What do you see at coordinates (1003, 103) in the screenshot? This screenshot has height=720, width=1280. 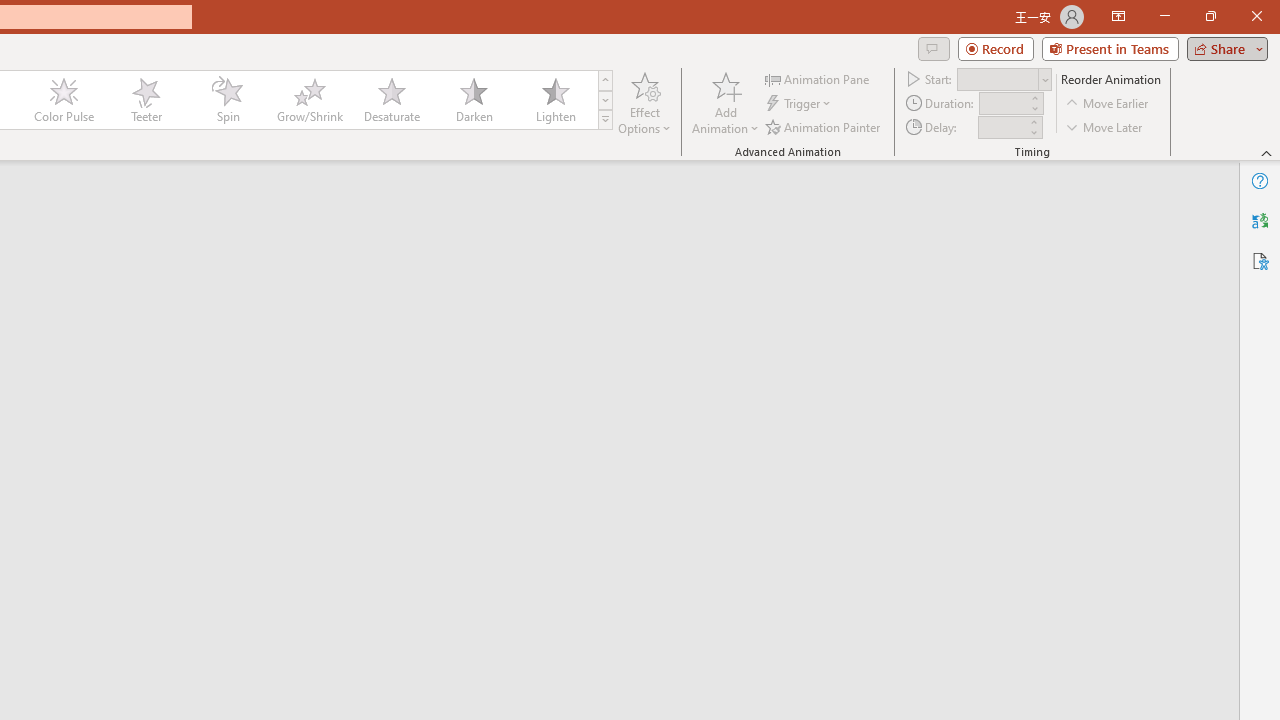 I see `'Animation Duration'` at bounding box center [1003, 103].